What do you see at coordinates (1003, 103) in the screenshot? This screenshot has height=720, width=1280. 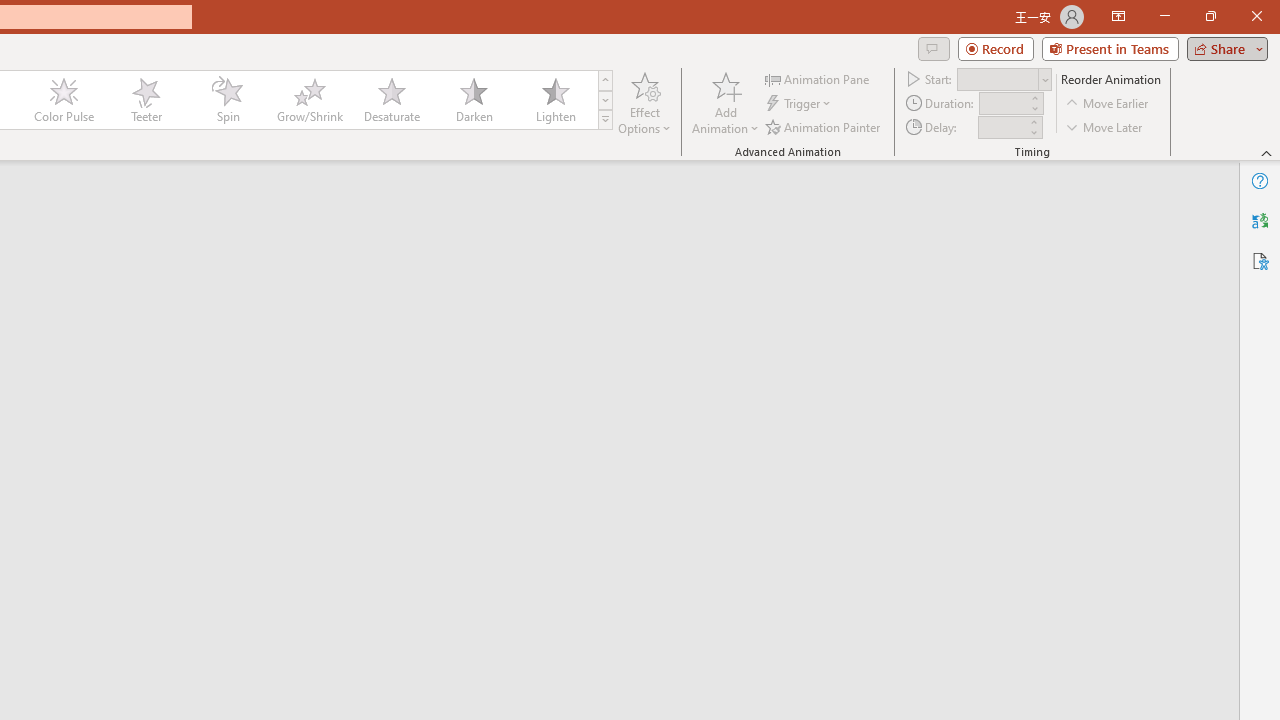 I see `'Animation Duration'` at bounding box center [1003, 103].